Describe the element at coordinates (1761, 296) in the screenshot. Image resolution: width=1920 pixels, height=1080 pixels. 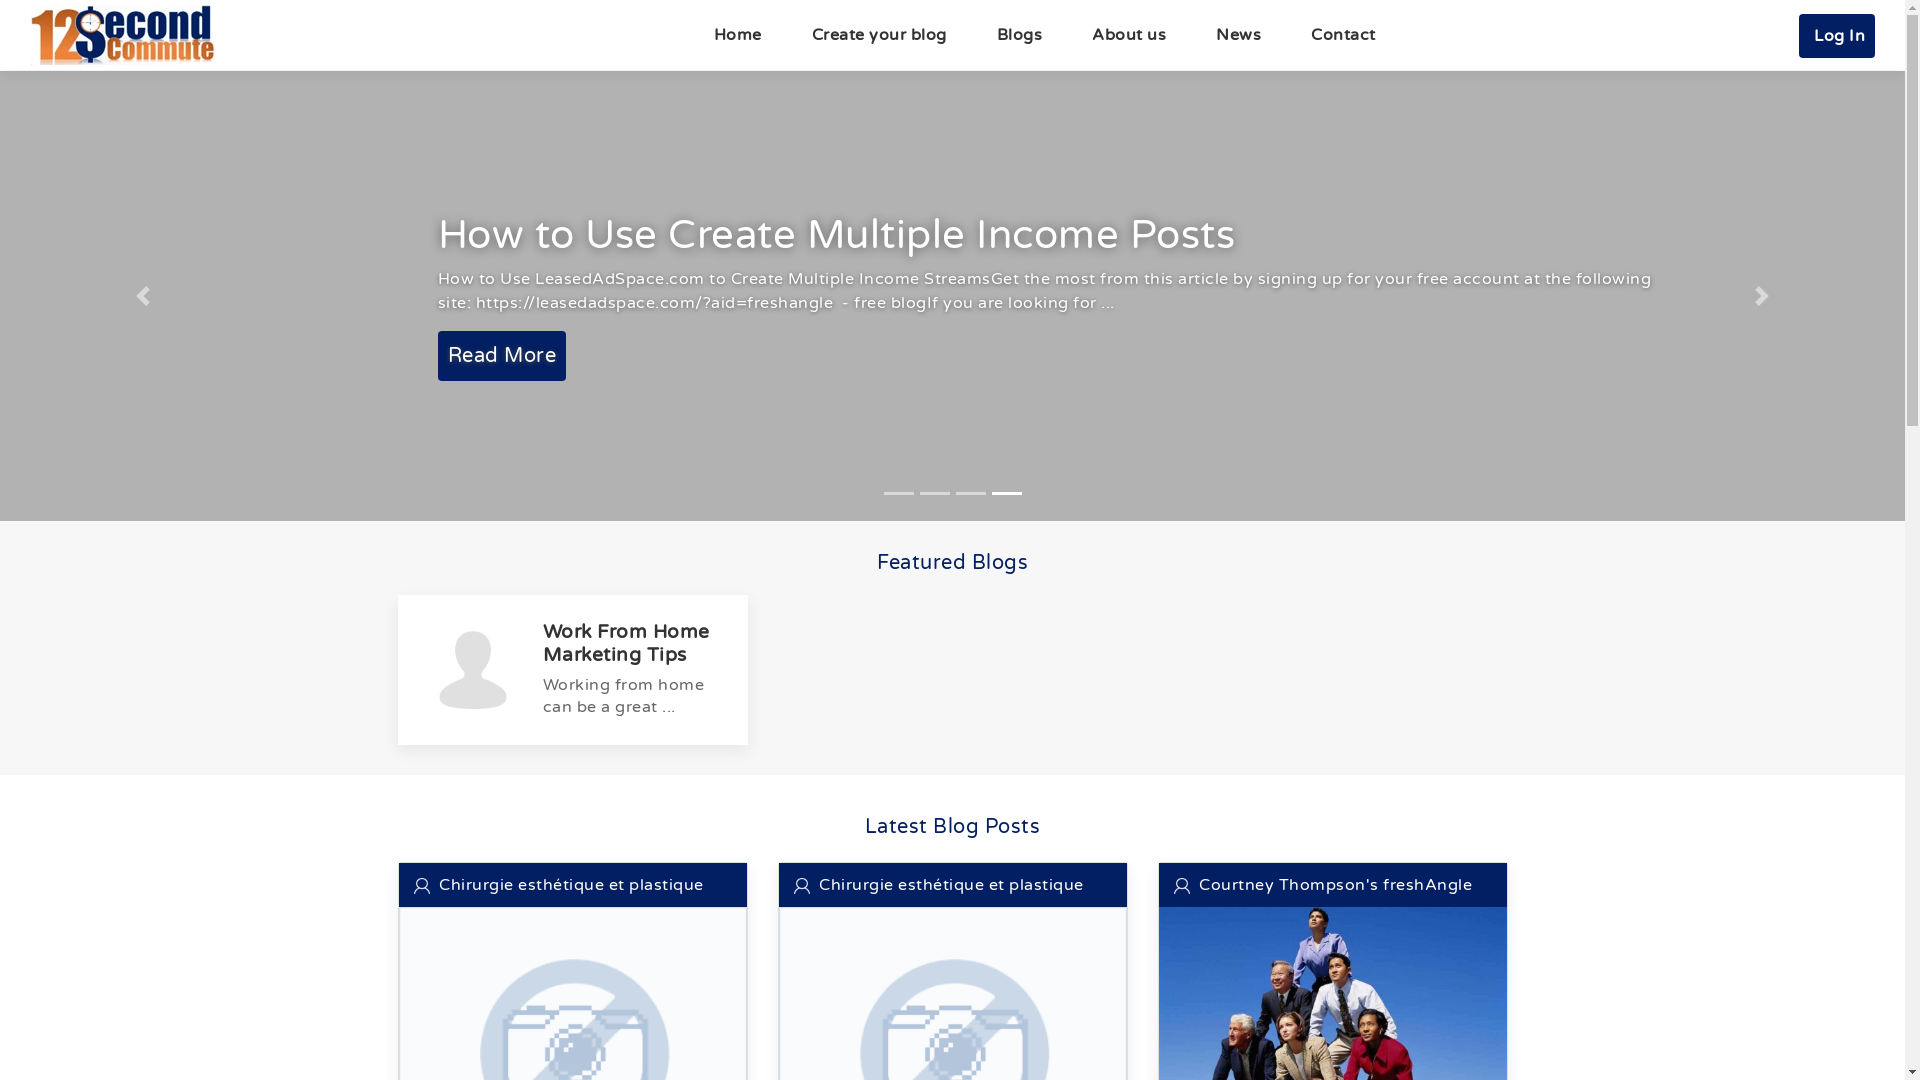
I see `'Next'` at that location.